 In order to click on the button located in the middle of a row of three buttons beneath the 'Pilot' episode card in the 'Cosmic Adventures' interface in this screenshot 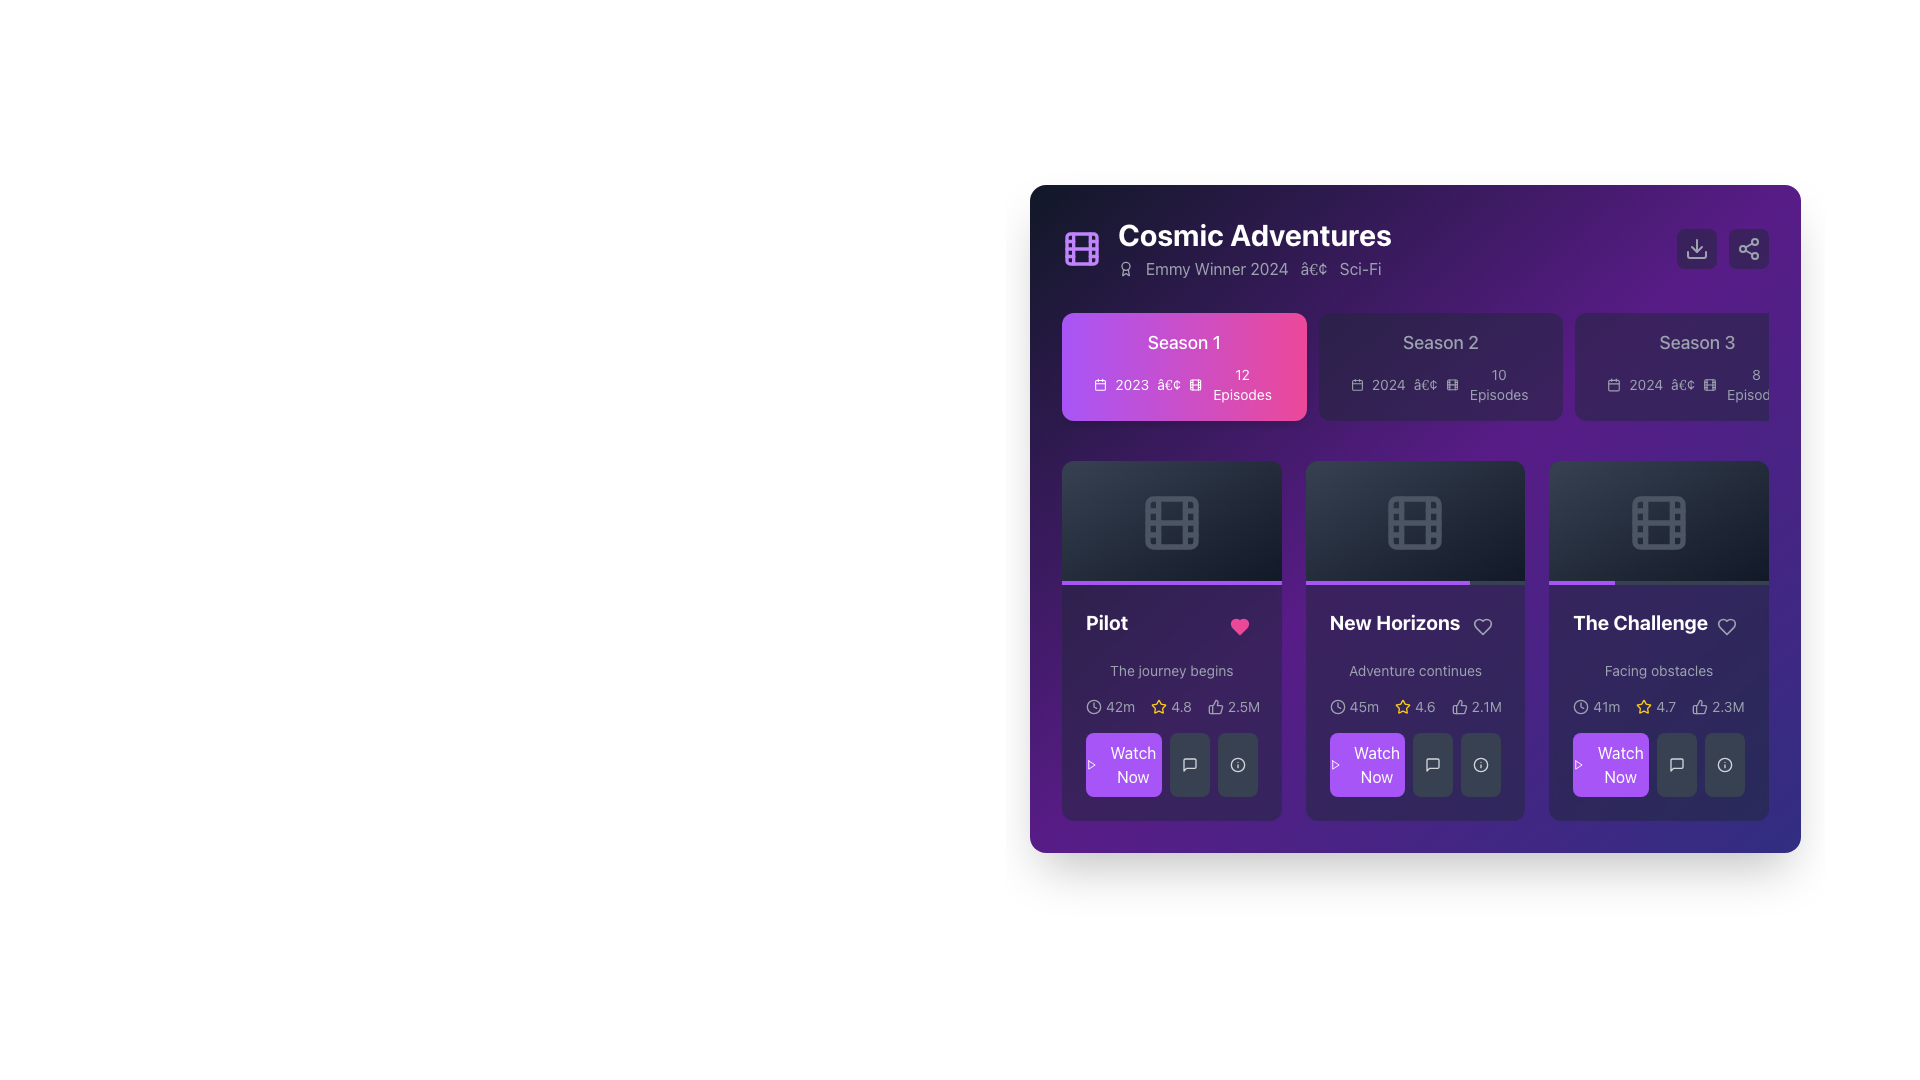, I will do `click(1189, 764)`.